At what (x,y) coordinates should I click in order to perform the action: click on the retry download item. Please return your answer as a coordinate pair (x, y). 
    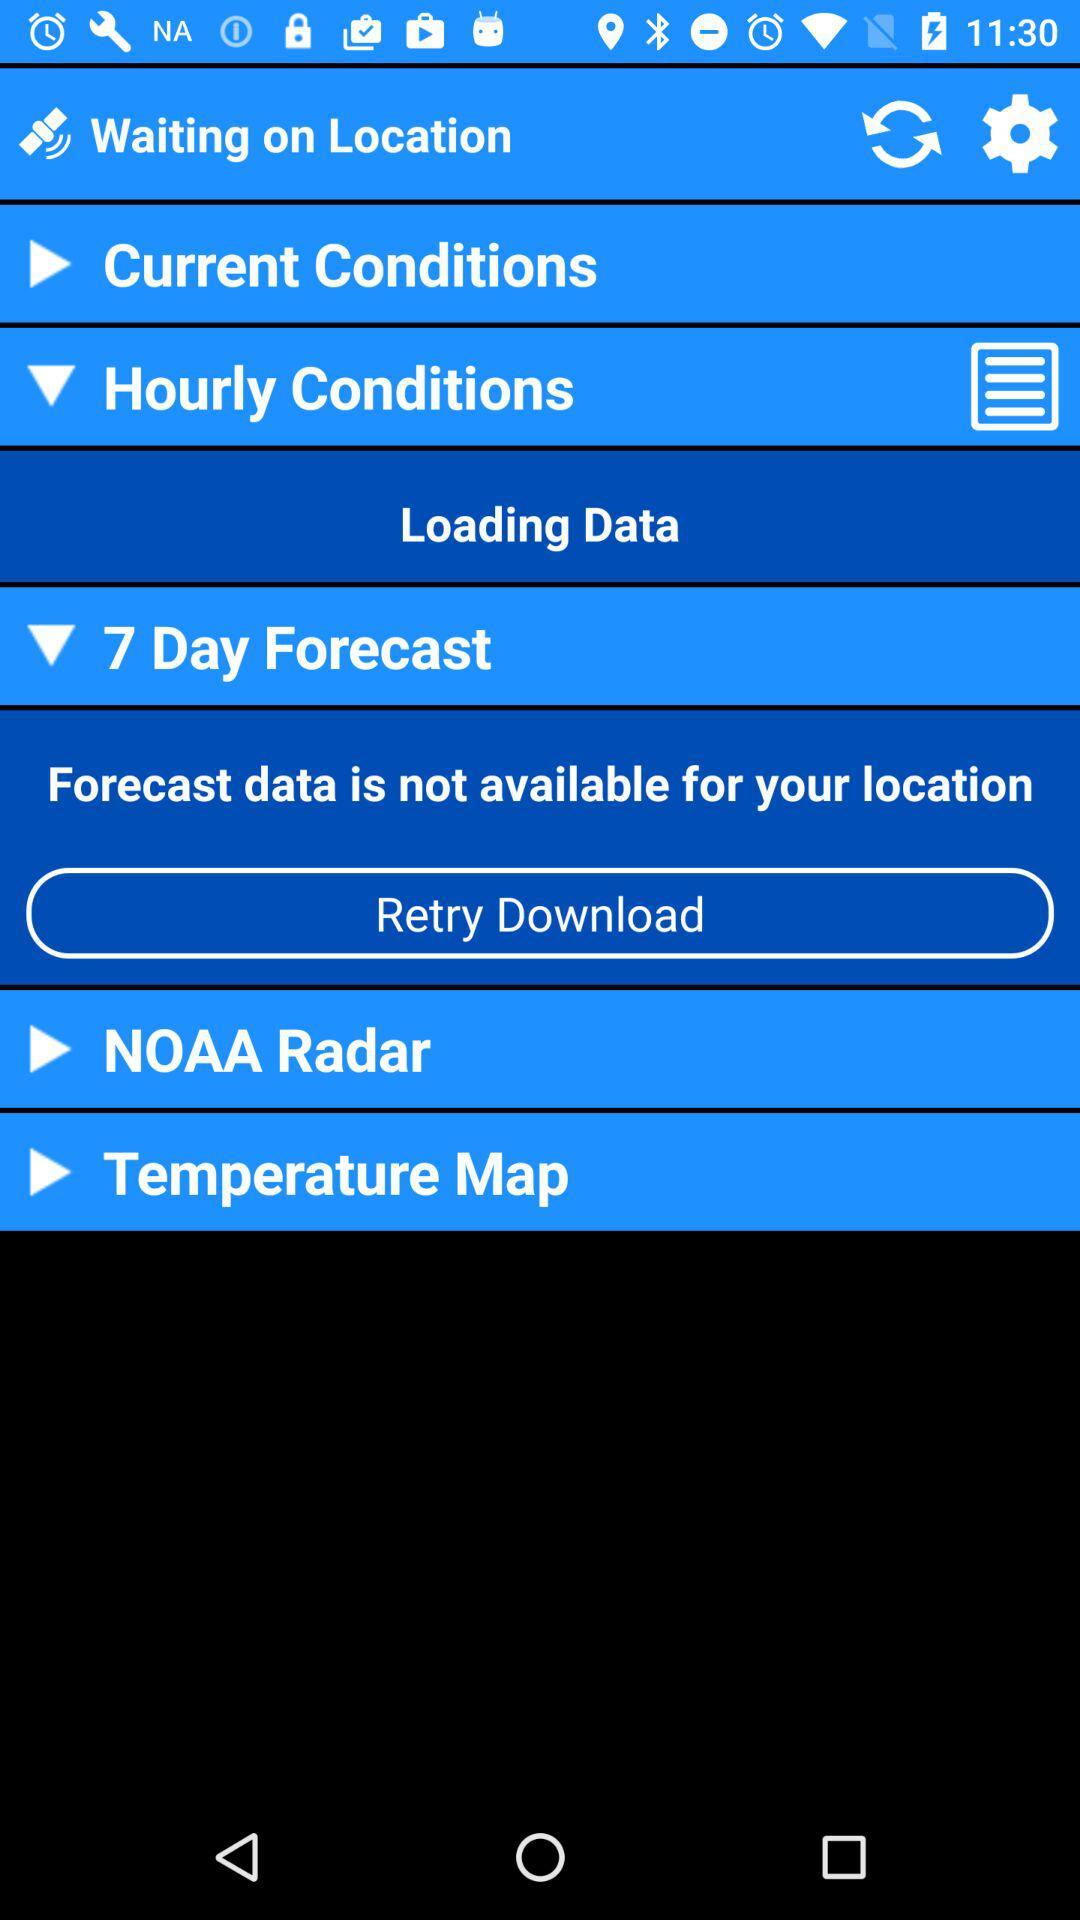
    Looking at the image, I should click on (540, 912).